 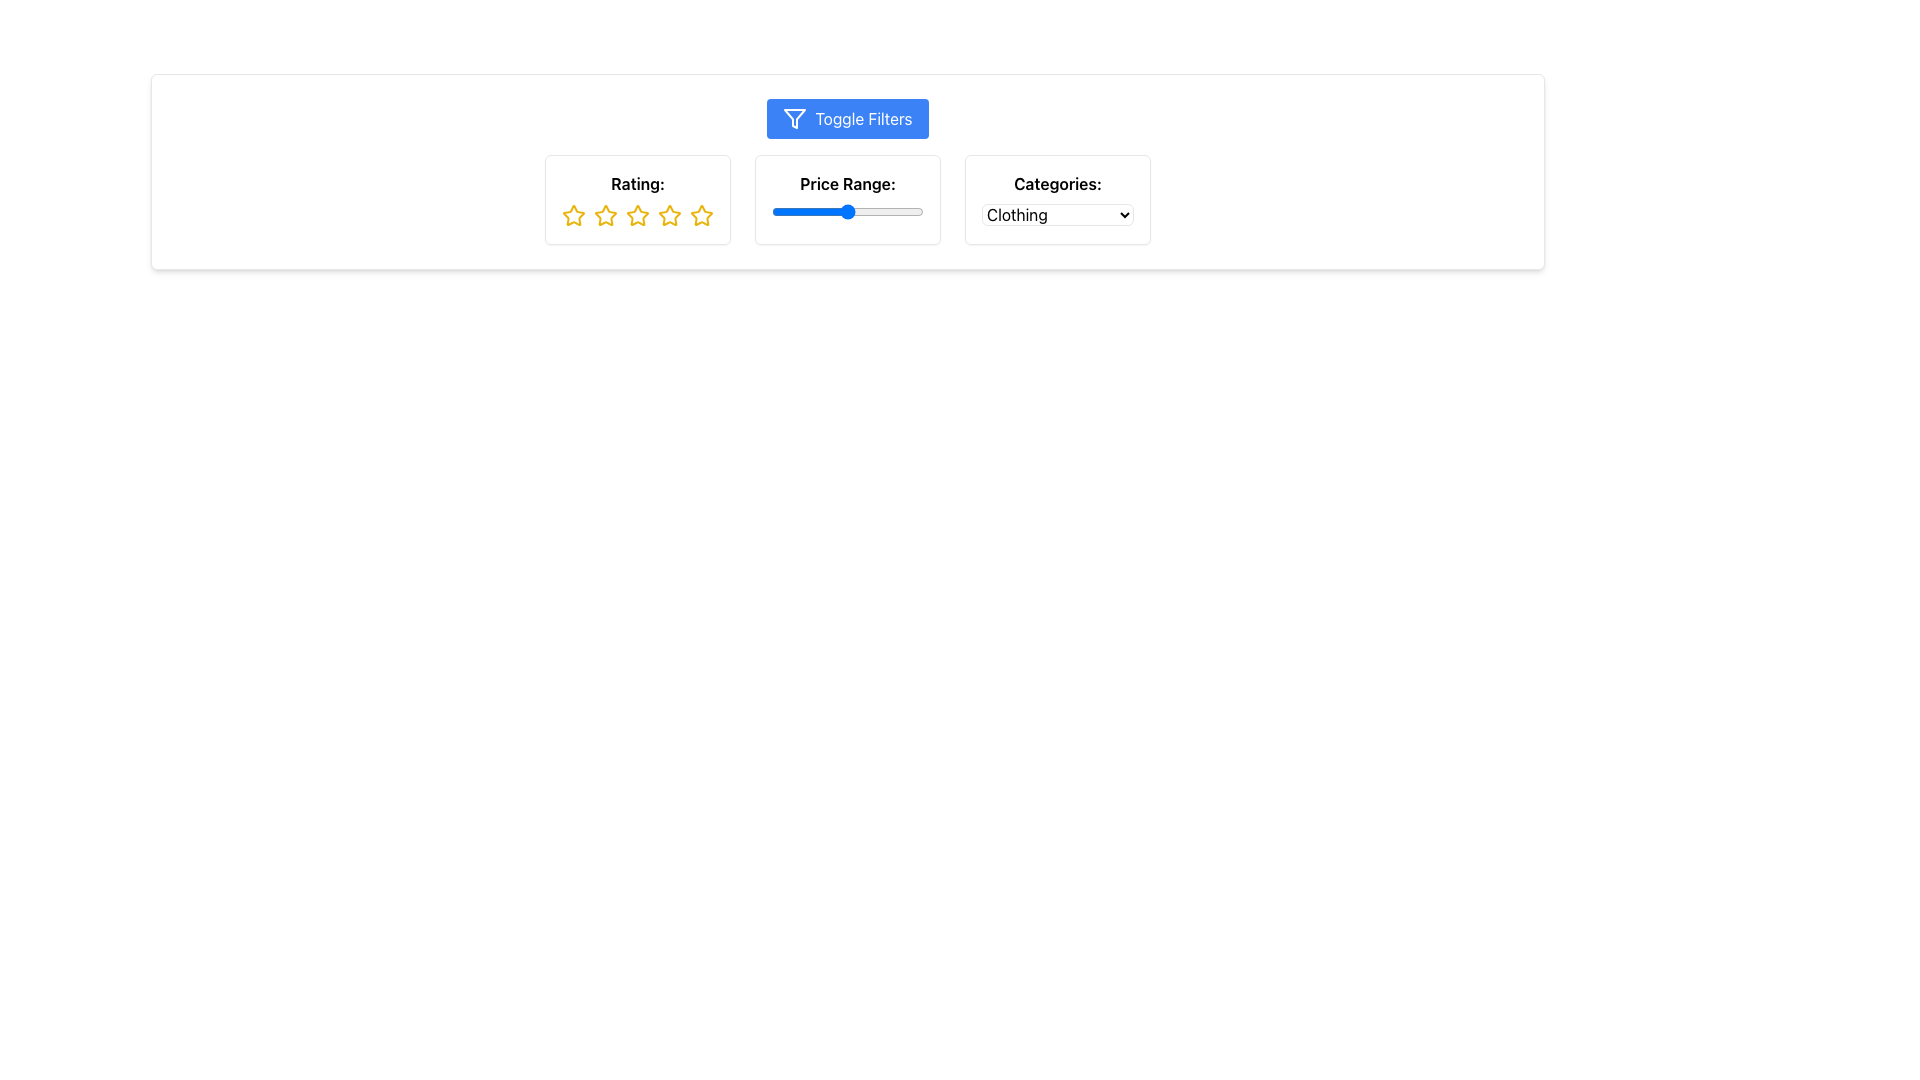 What do you see at coordinates (907, 212) in the screenshot?
I see `the price range slider` at bounding box center [907, 212].